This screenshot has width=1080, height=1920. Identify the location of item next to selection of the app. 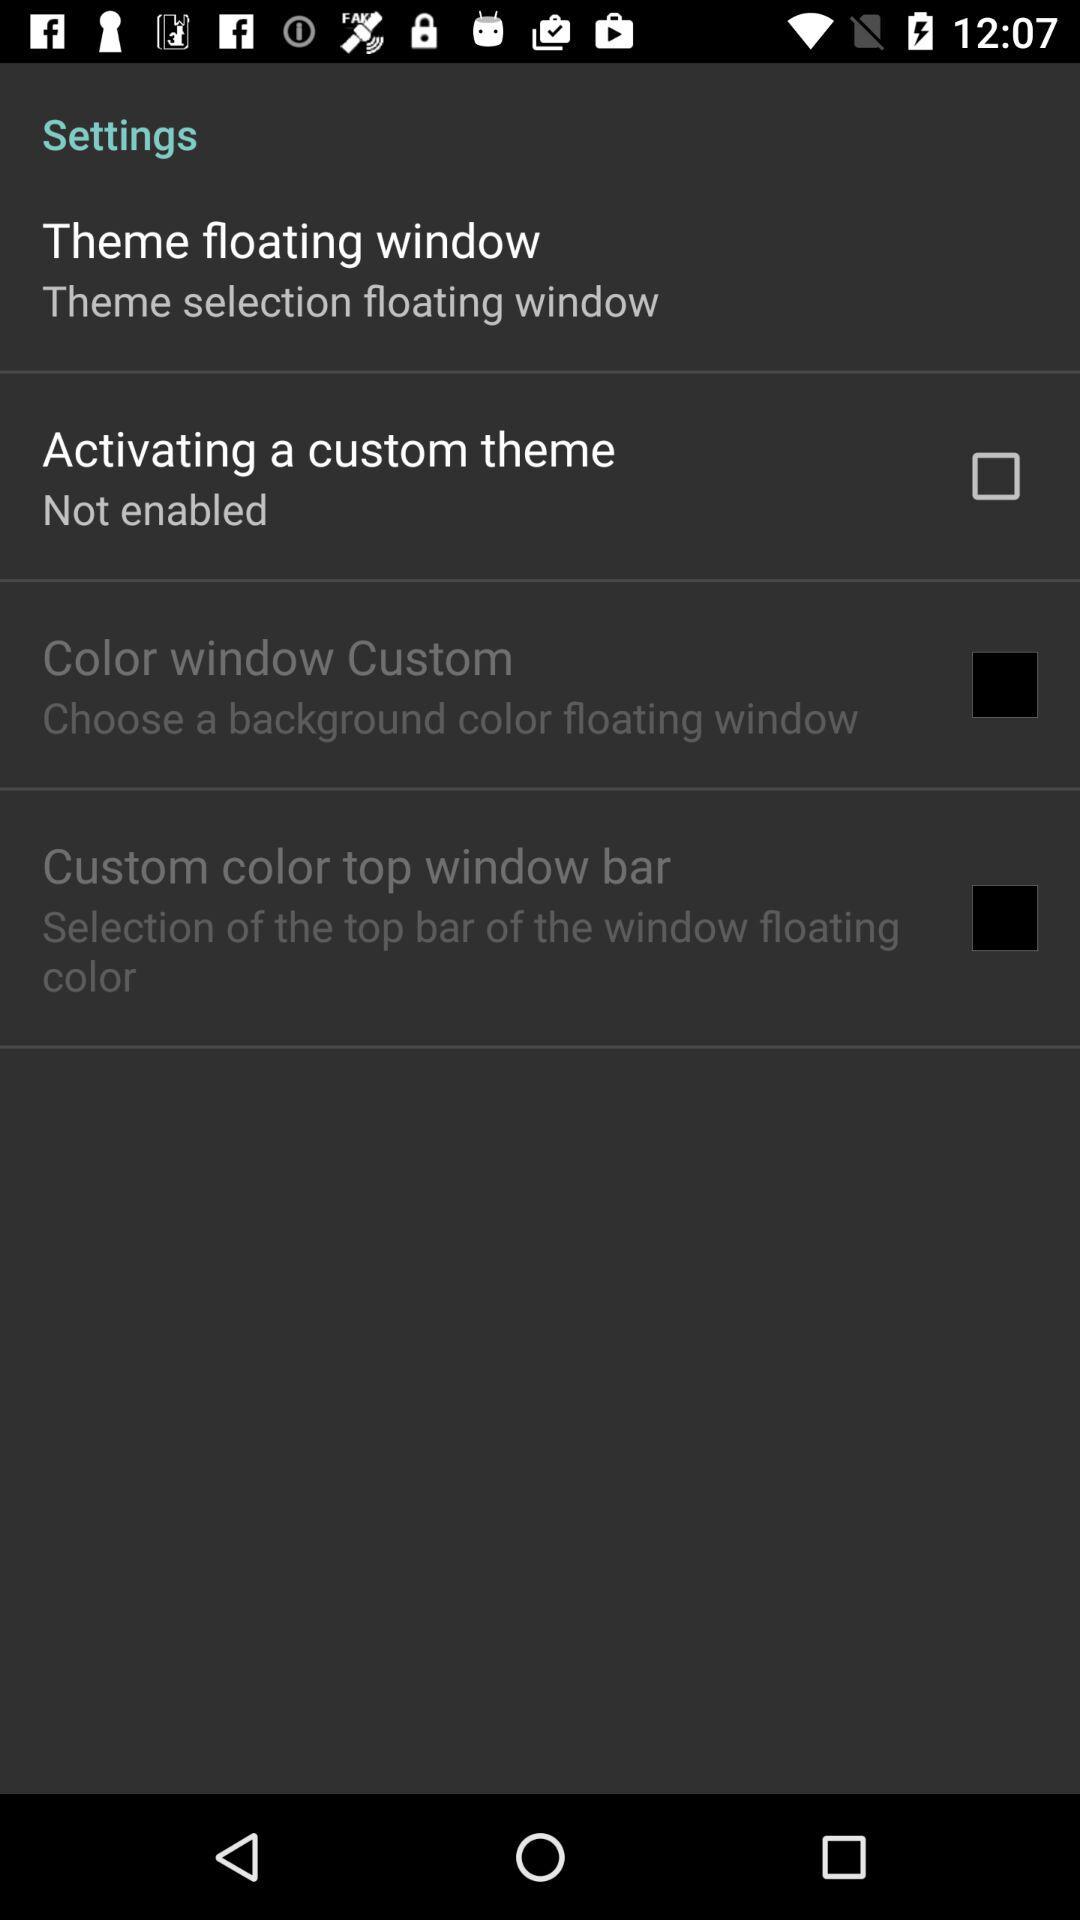
(1005, 916).